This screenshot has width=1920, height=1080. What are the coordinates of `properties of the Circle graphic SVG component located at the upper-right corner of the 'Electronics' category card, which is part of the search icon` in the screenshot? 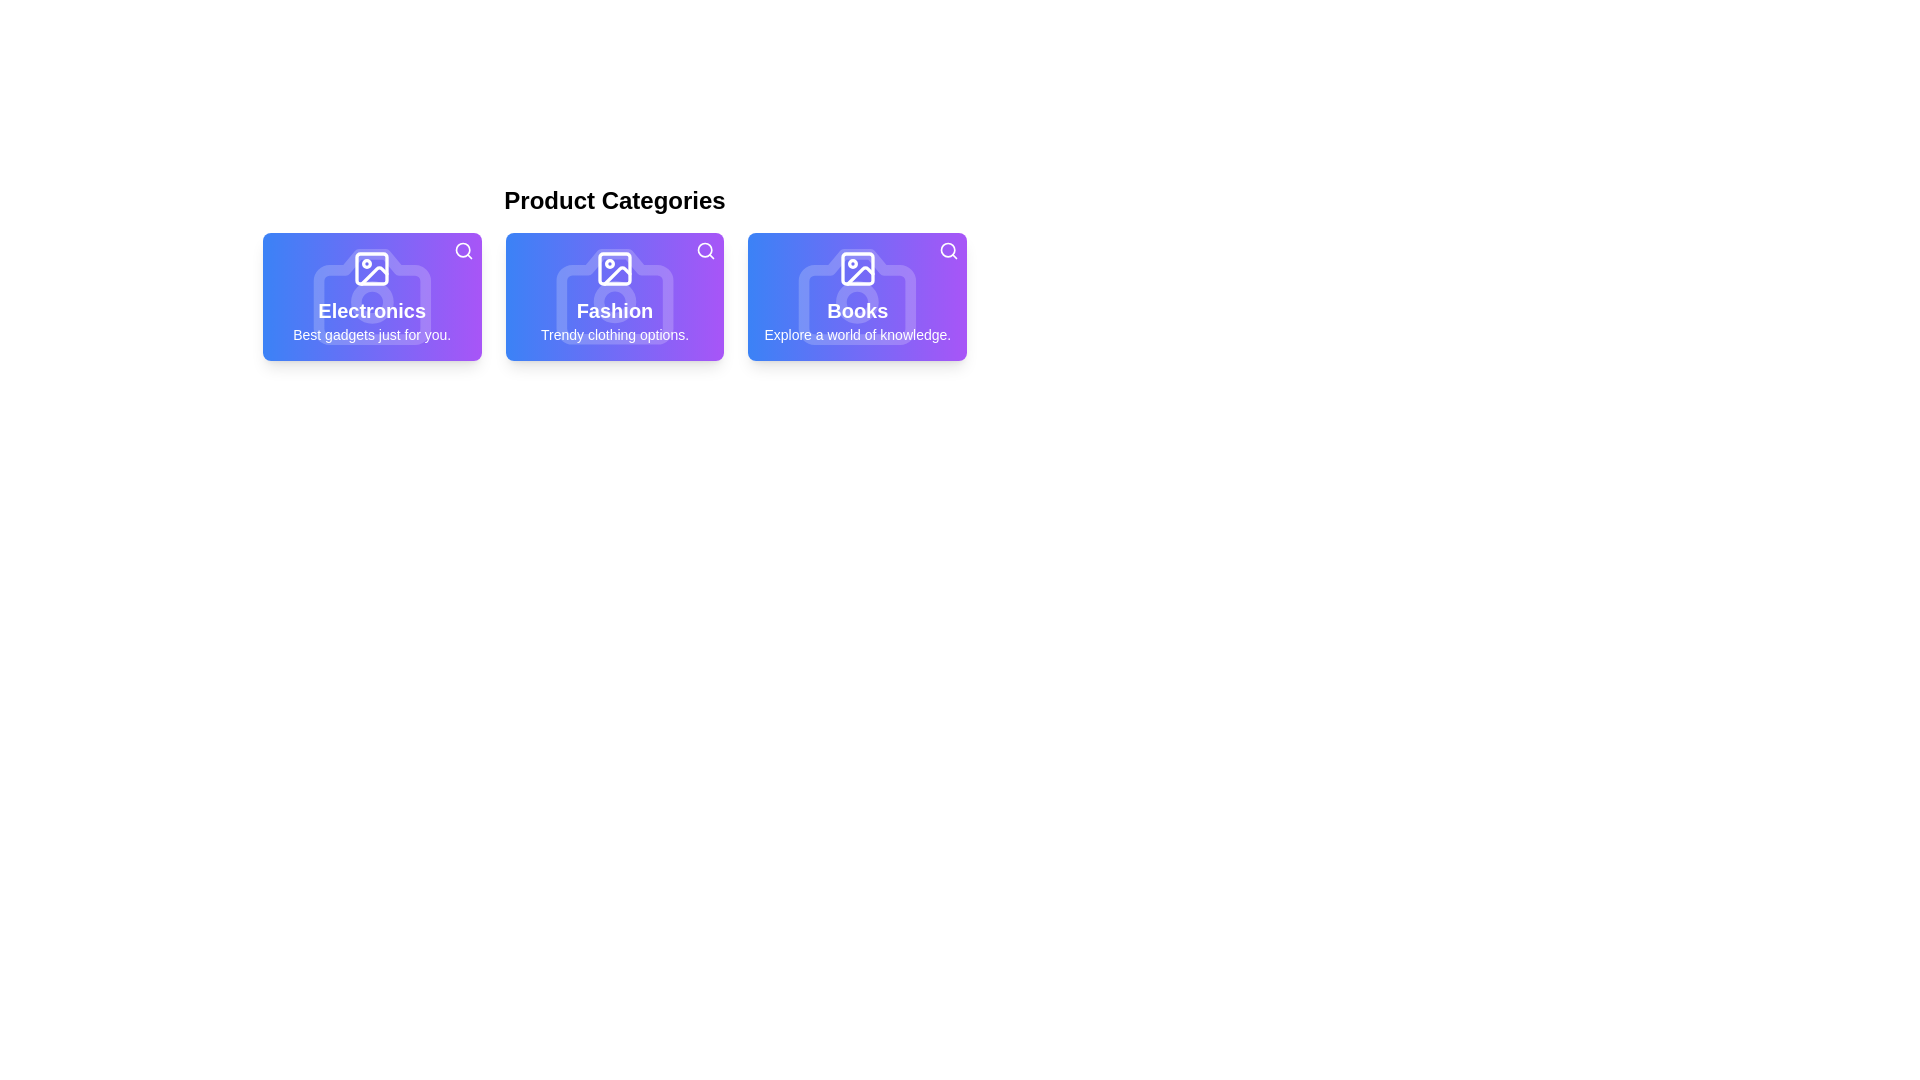 It's located at (461, 249).